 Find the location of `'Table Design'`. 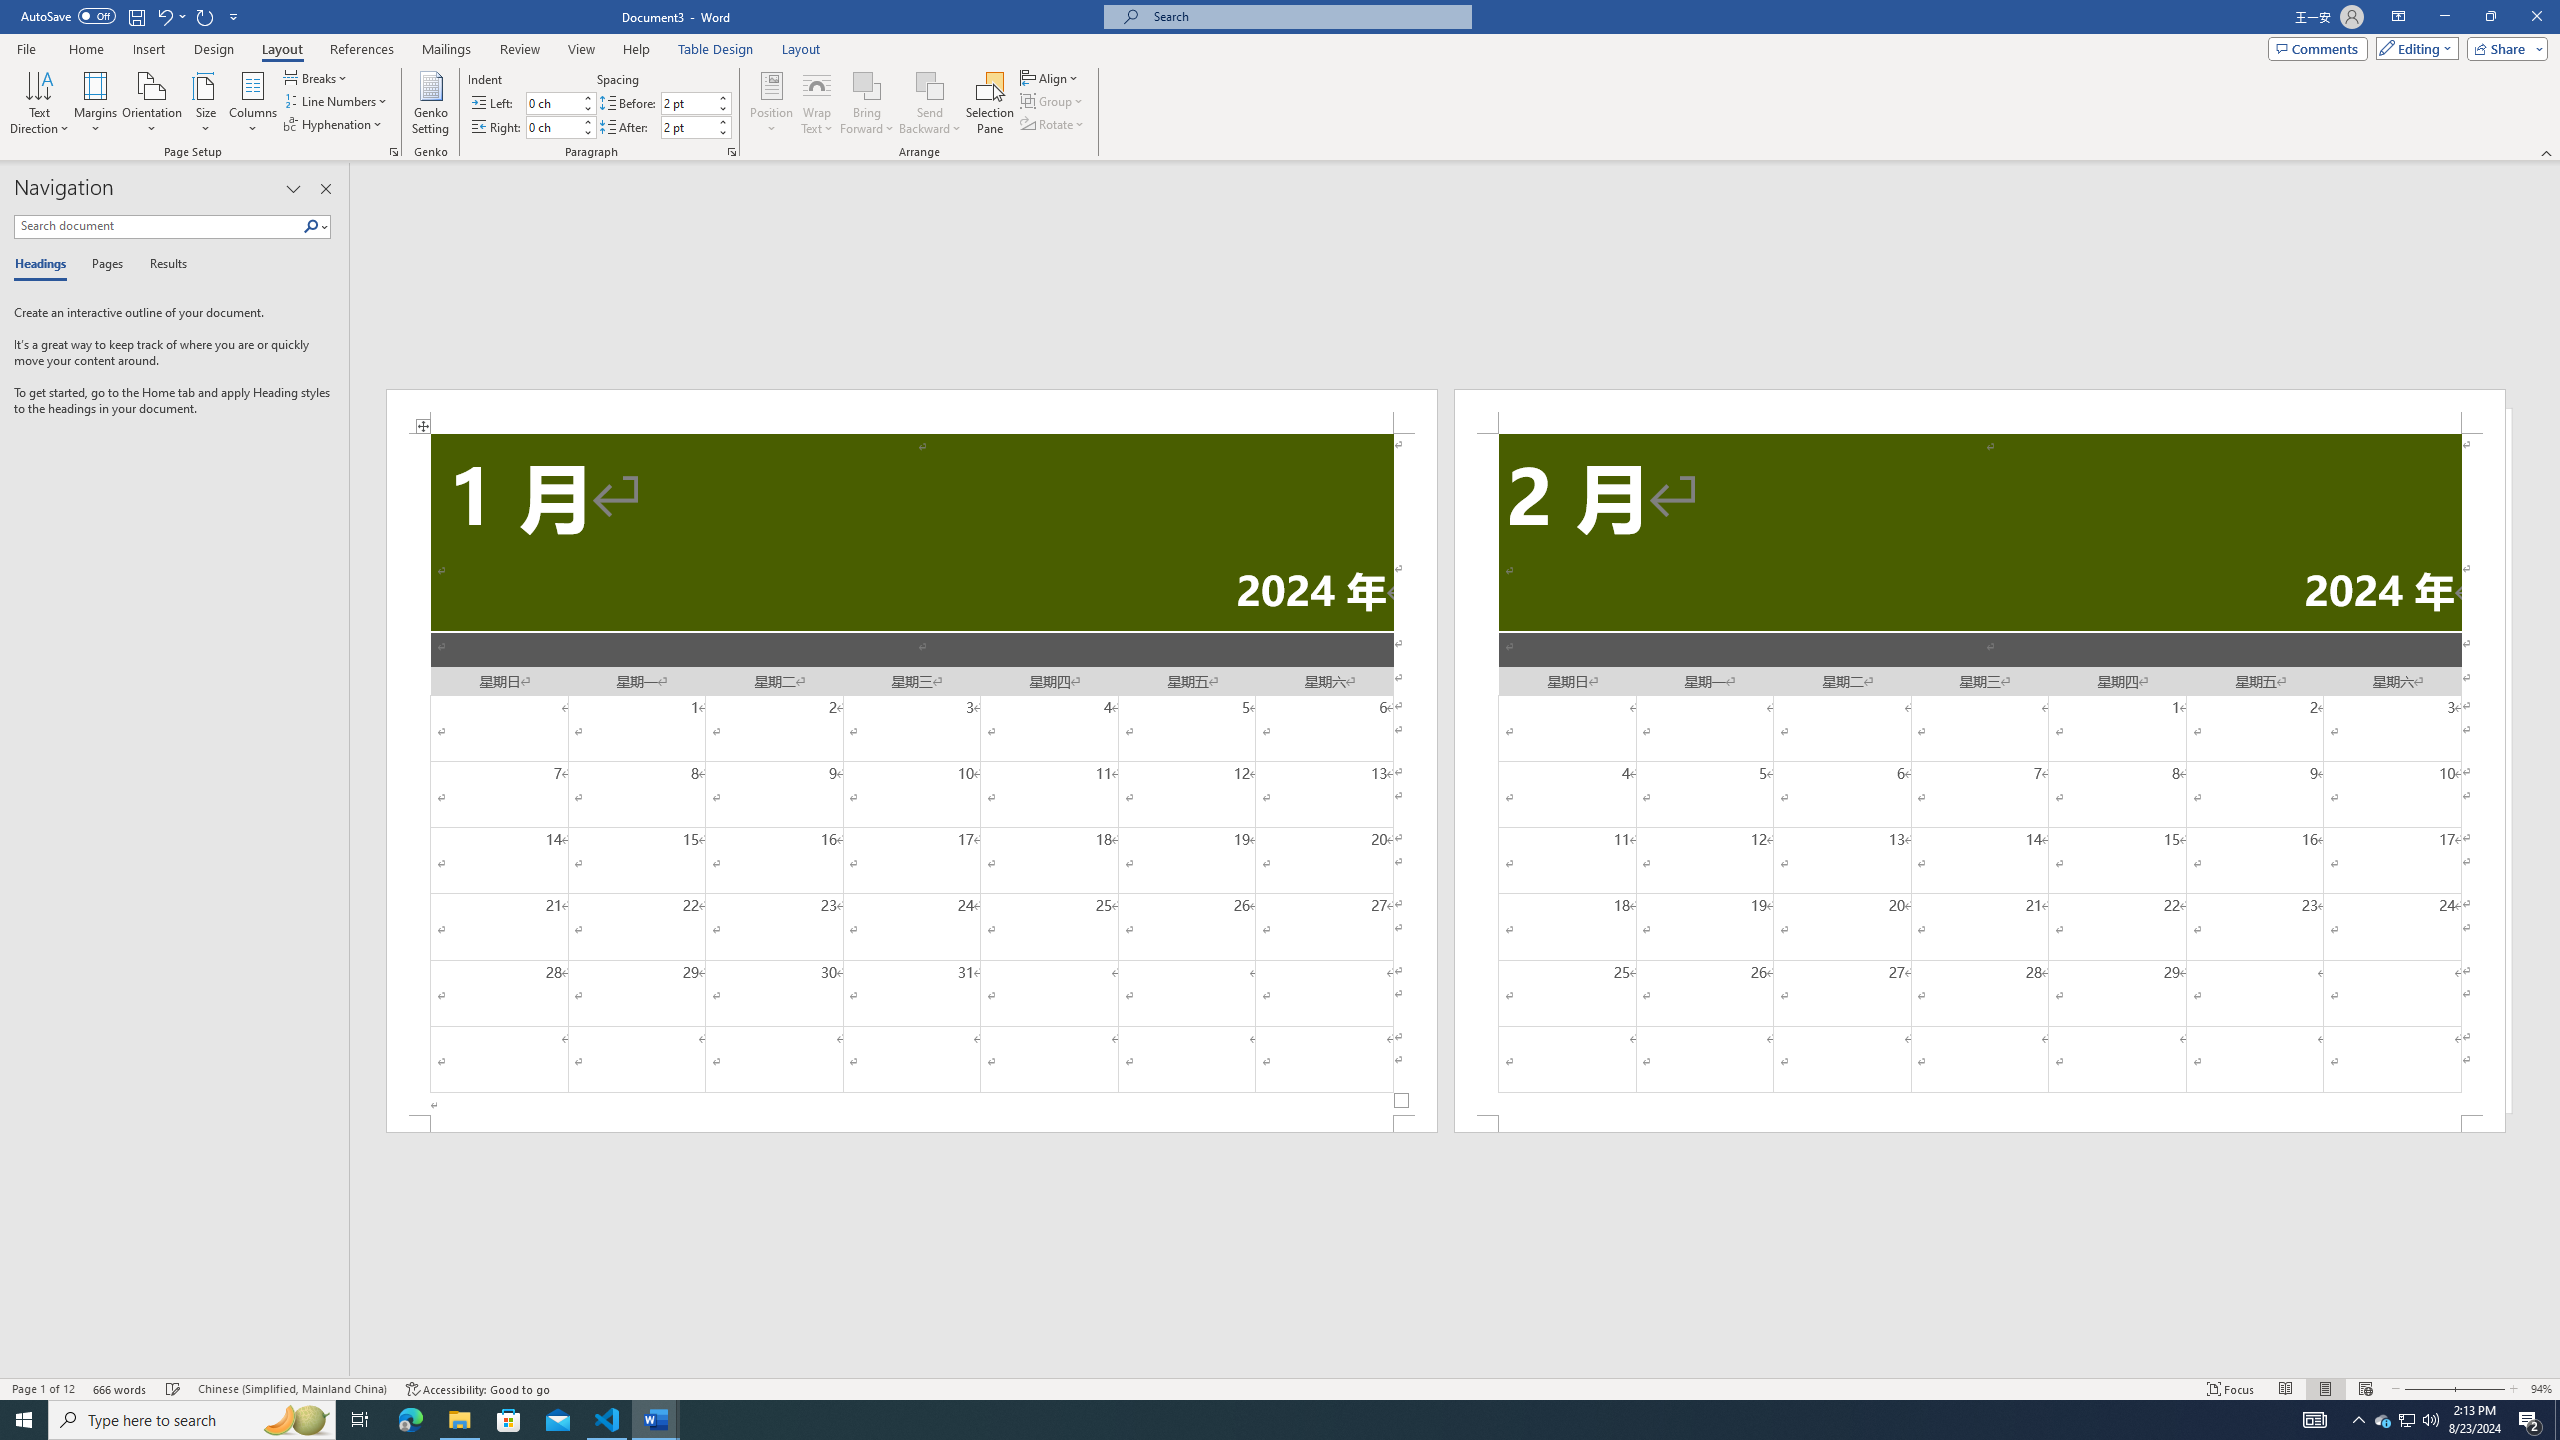

'Table Design' is located at coordinates (716, 49).